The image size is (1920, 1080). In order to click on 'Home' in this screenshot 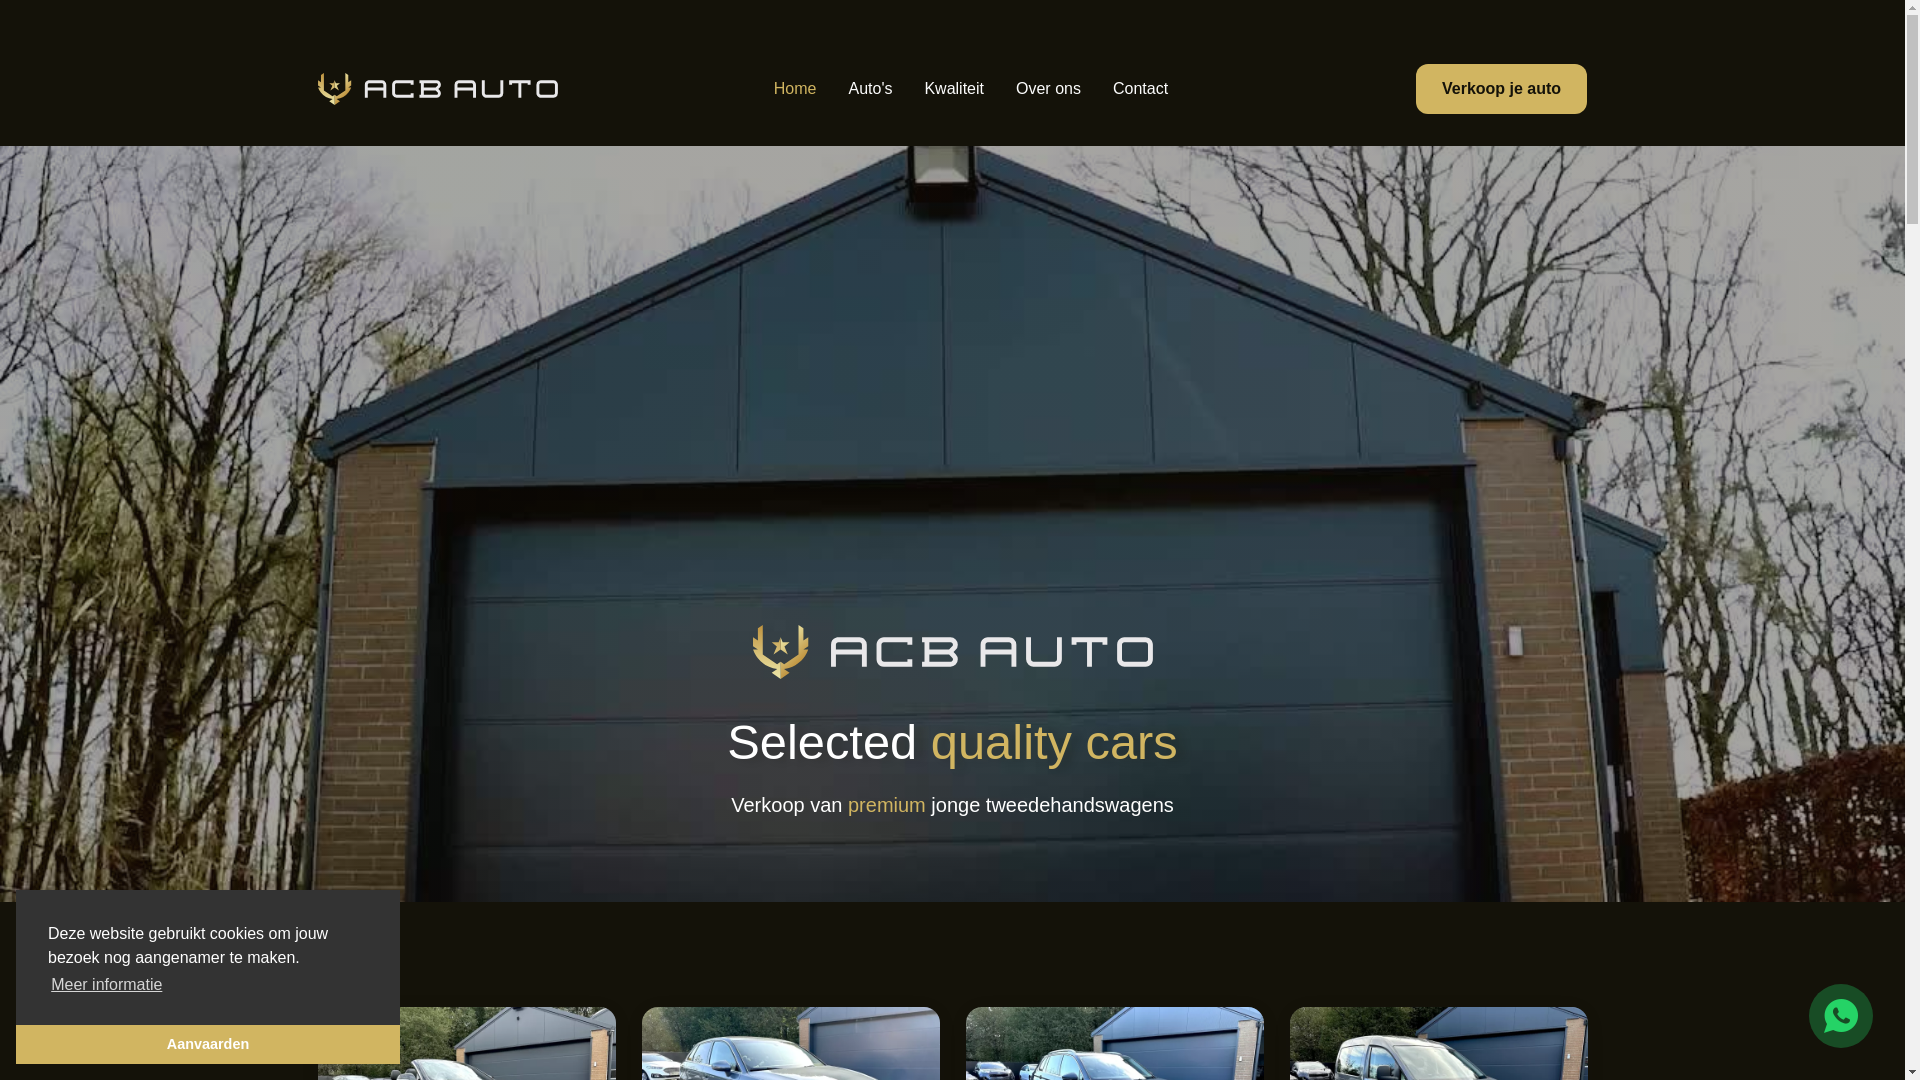, I will do `click(794, 87)`.